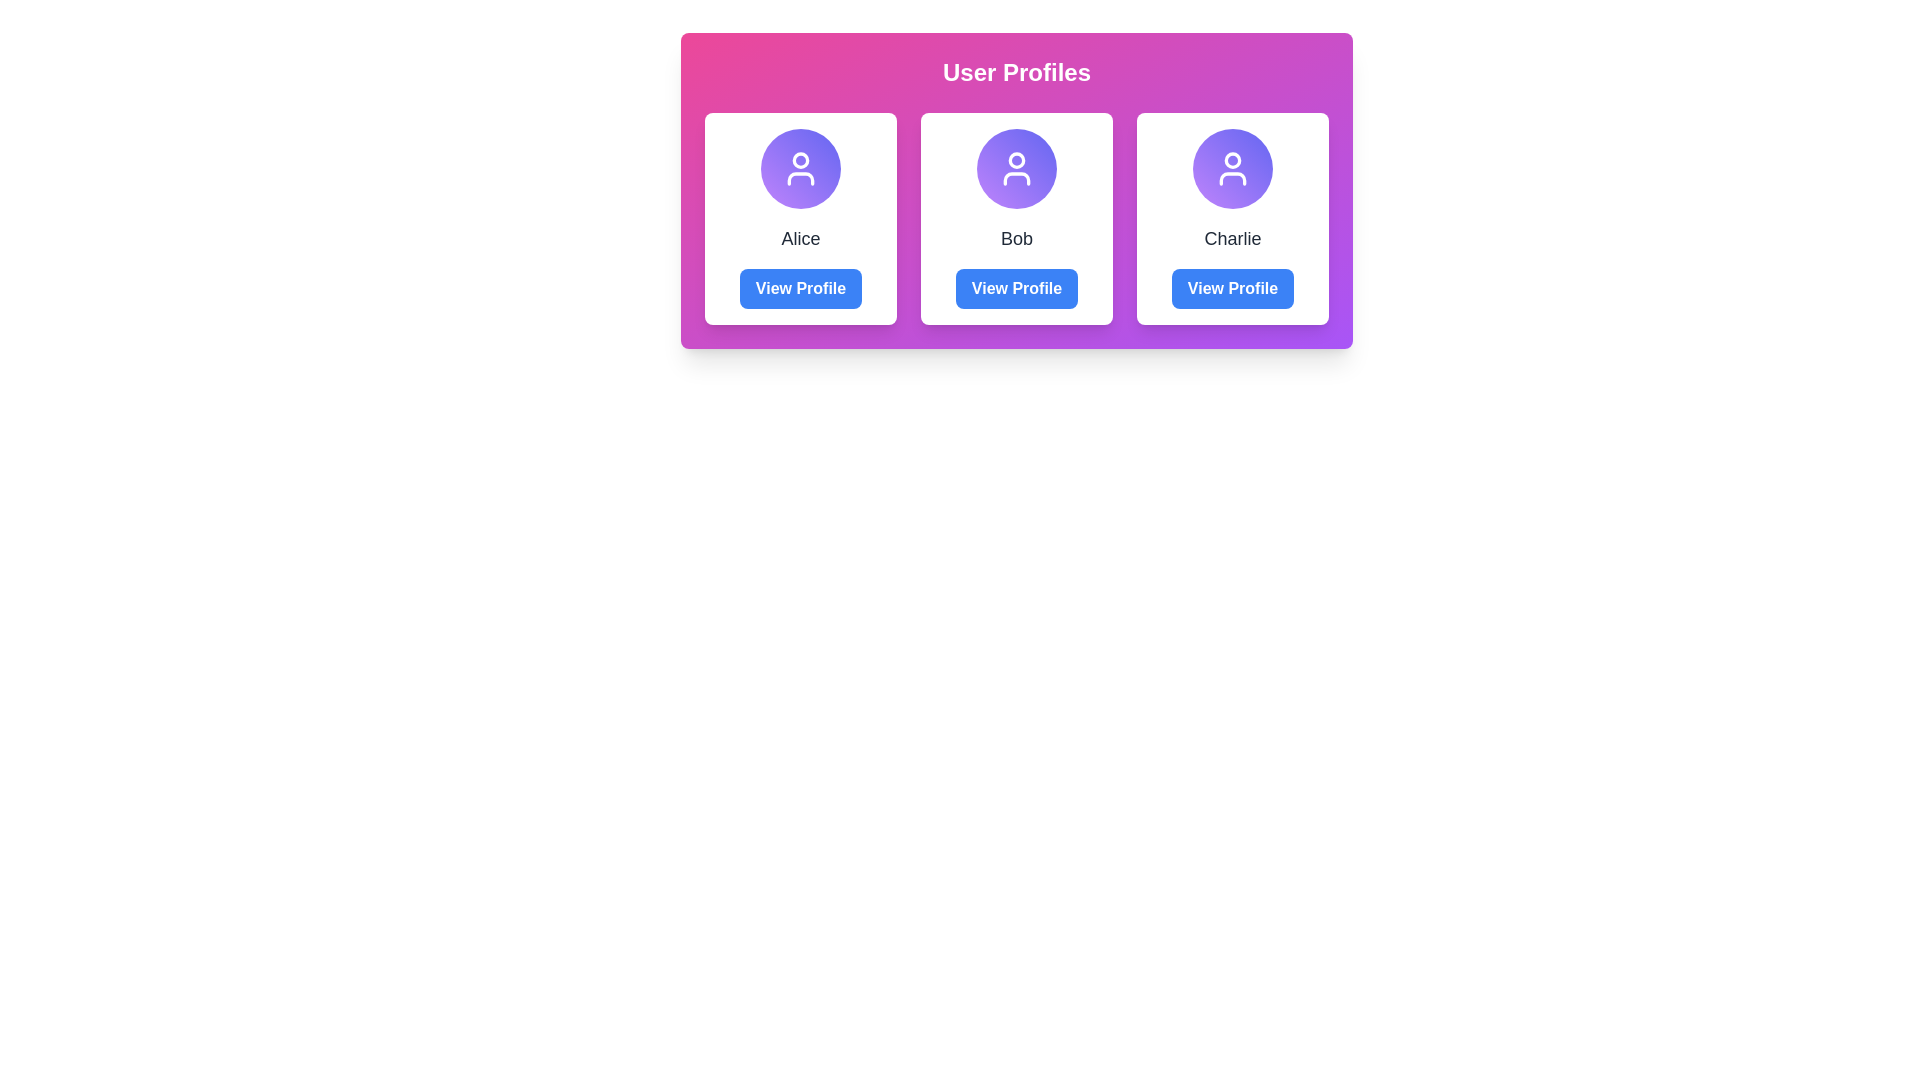 Image resolution: width=1920 pixels, height=1080 pixels. I want to click on the text label displaying 'Charlie', which is located beneath a circular avatar in the third card of the second row in a grid layout, so click(1232, 238).